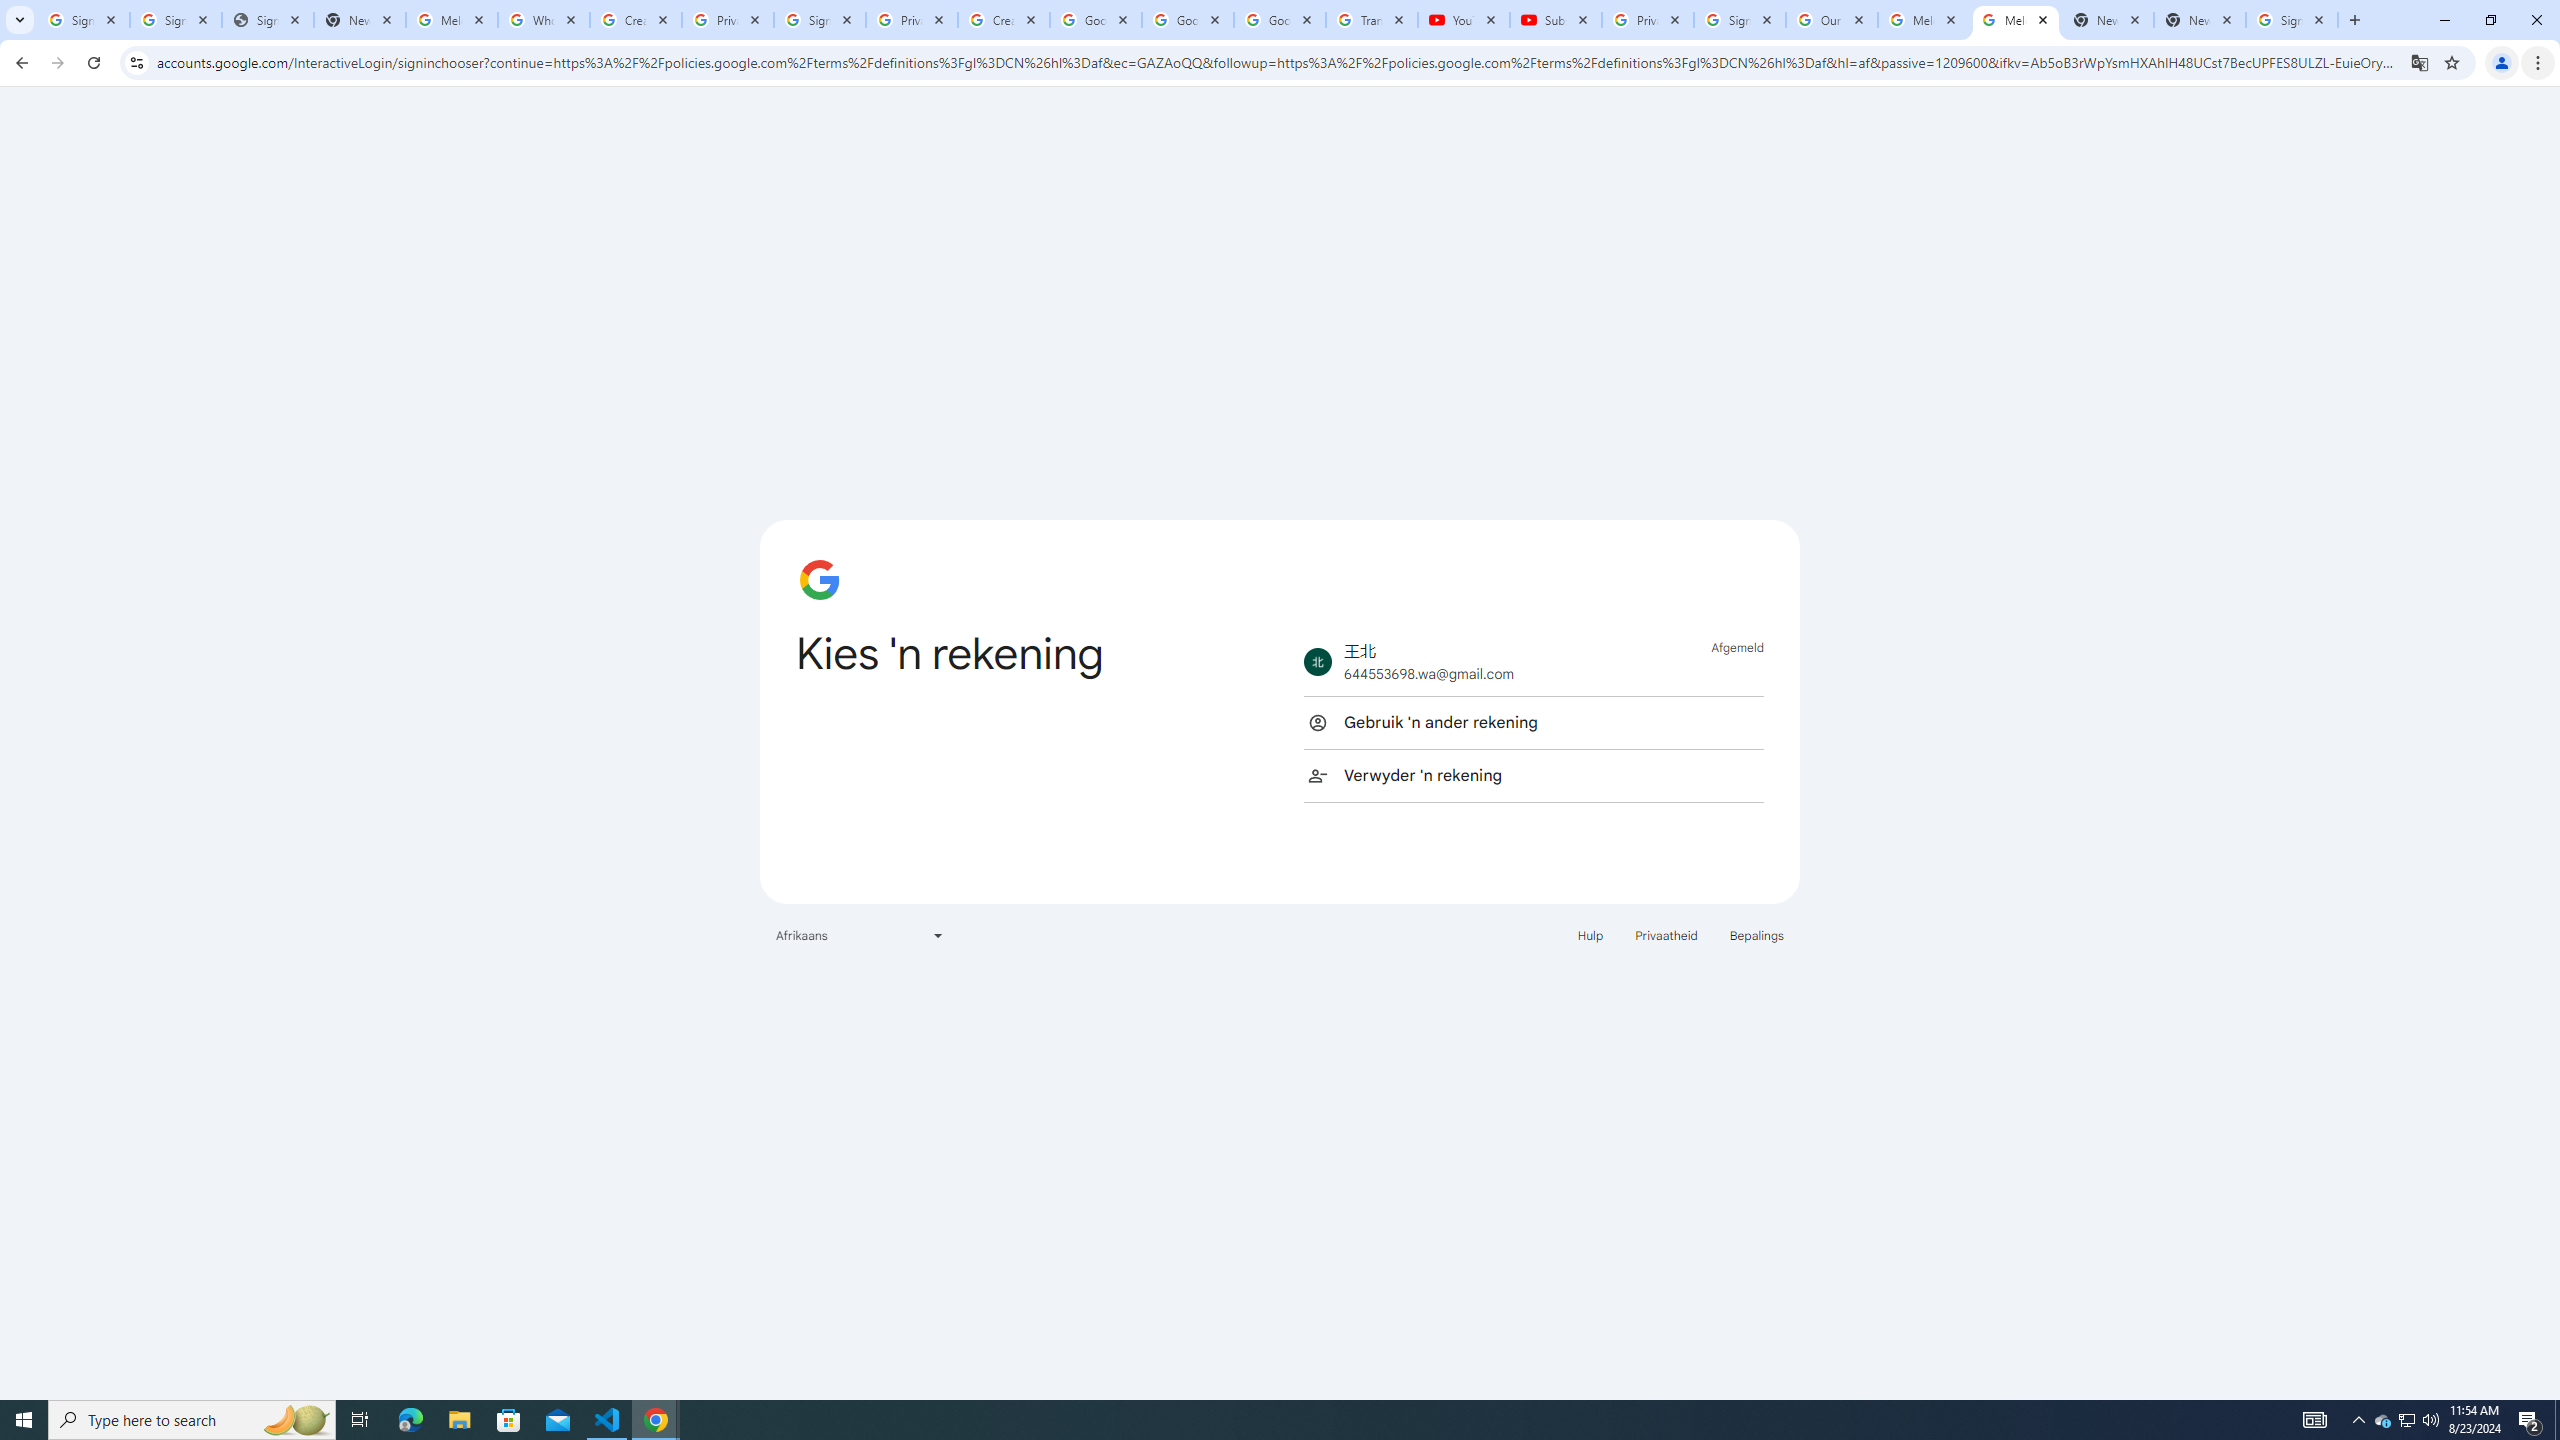 The image size is (2560, 1440). I want to click on 'New Tab', so click(2200, 19).